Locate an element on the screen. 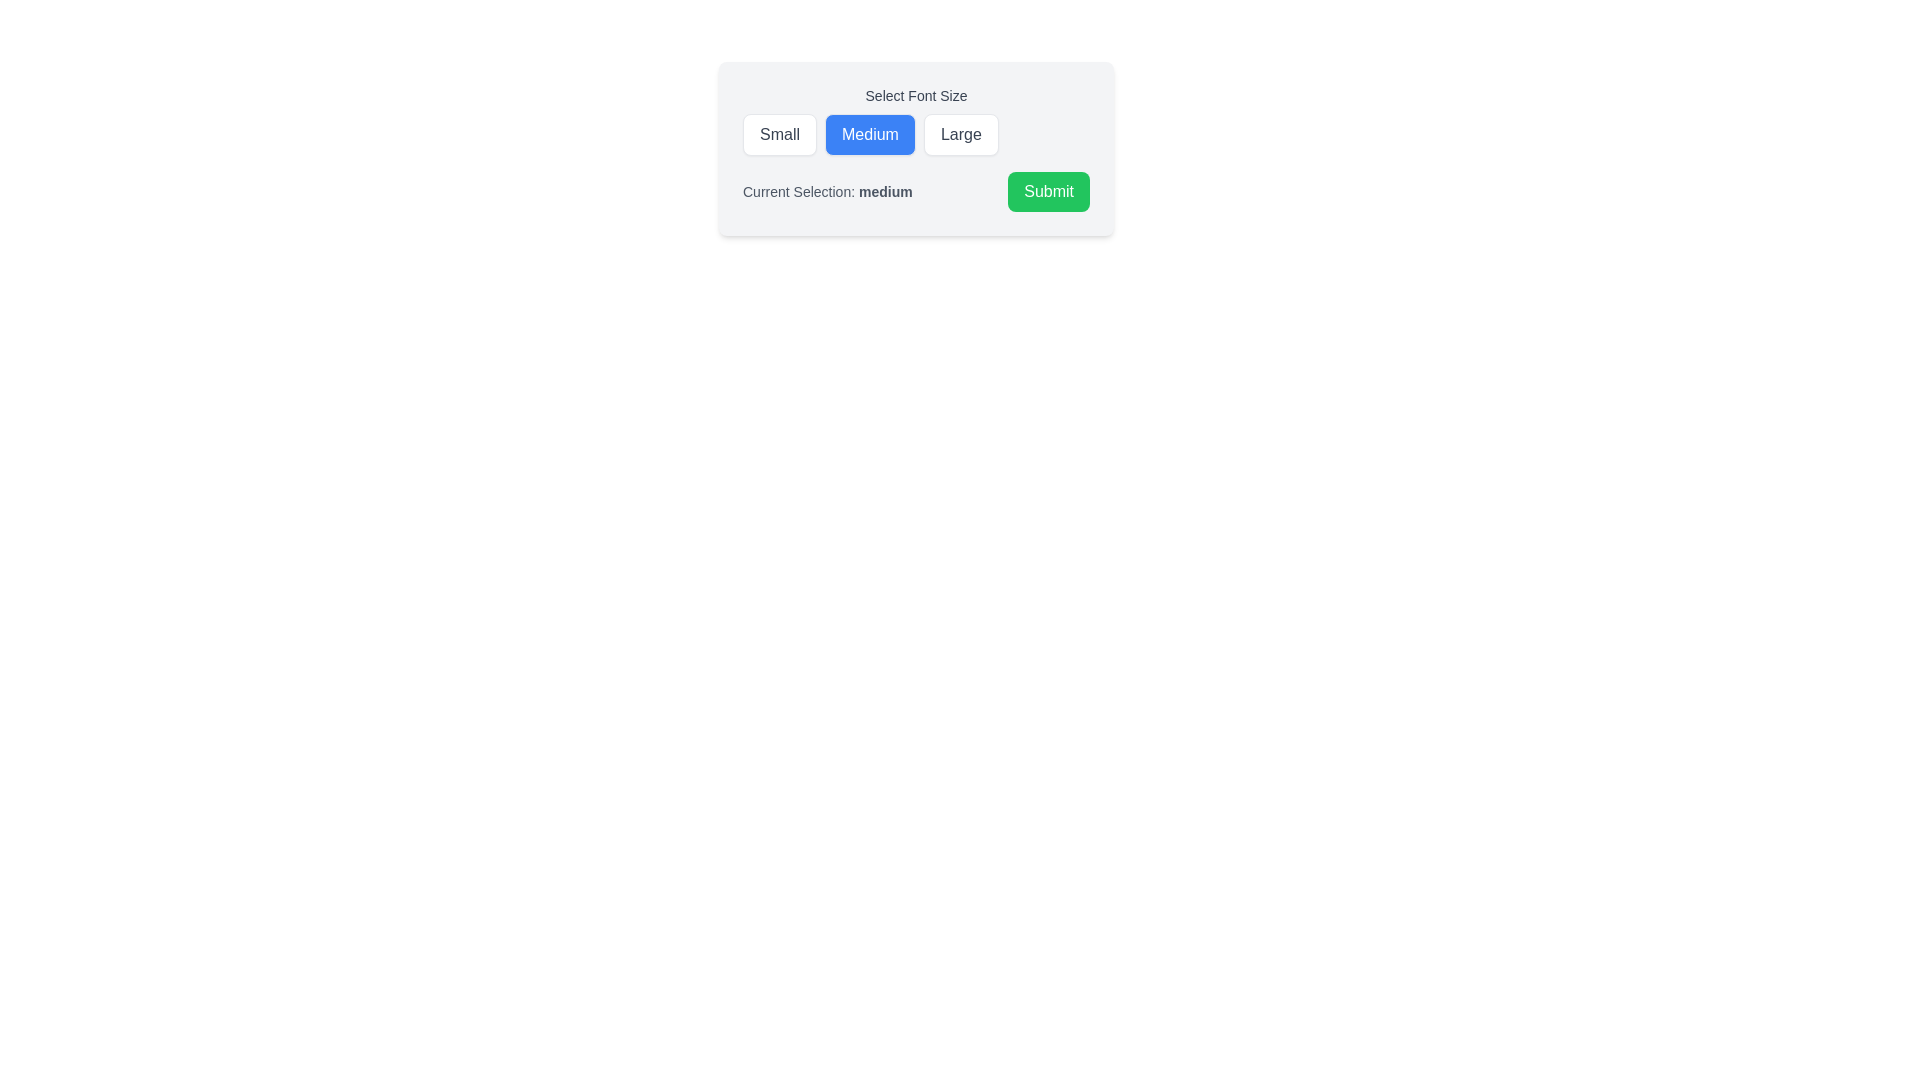 This screenshot has width=1920, height=1080. the 'Large' button is located at coordinates (961, 135).